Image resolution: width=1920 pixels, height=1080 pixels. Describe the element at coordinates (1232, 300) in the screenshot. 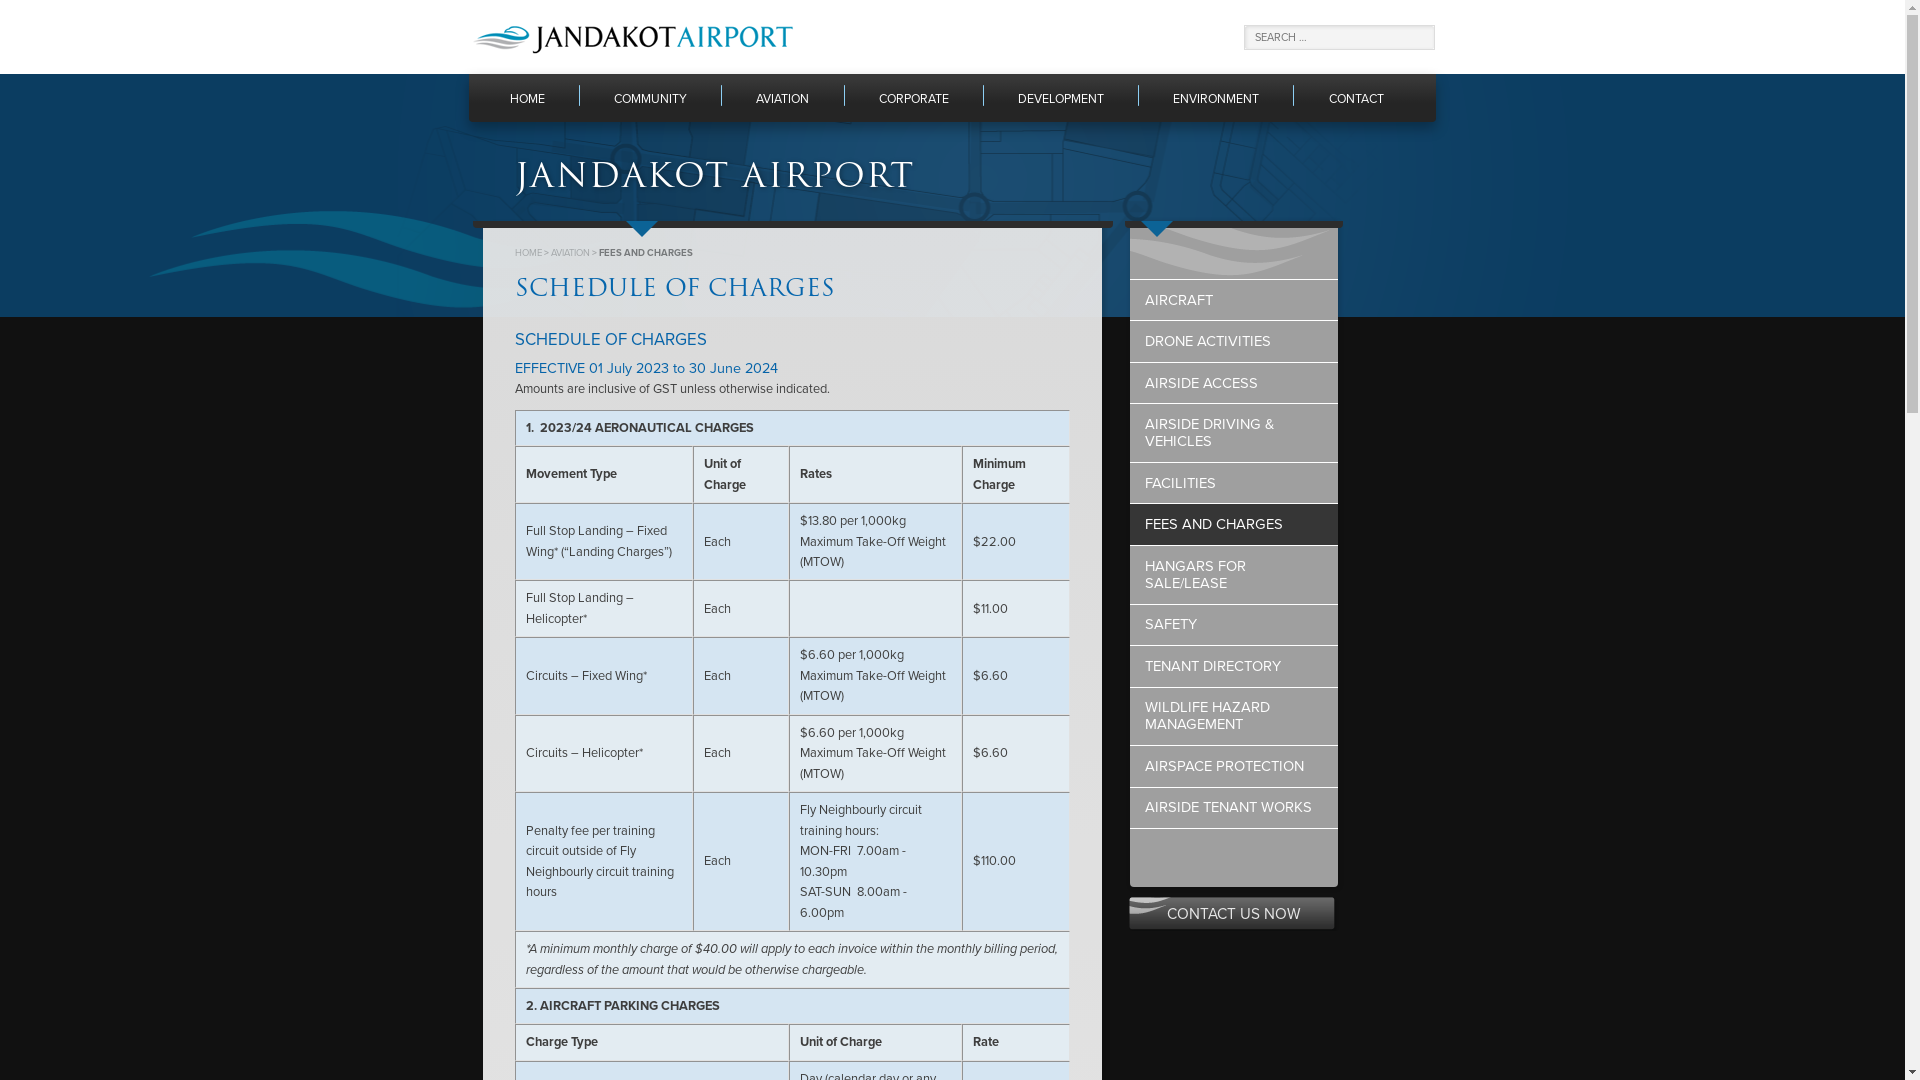

I see `'AIRCRAFT'` at that location.